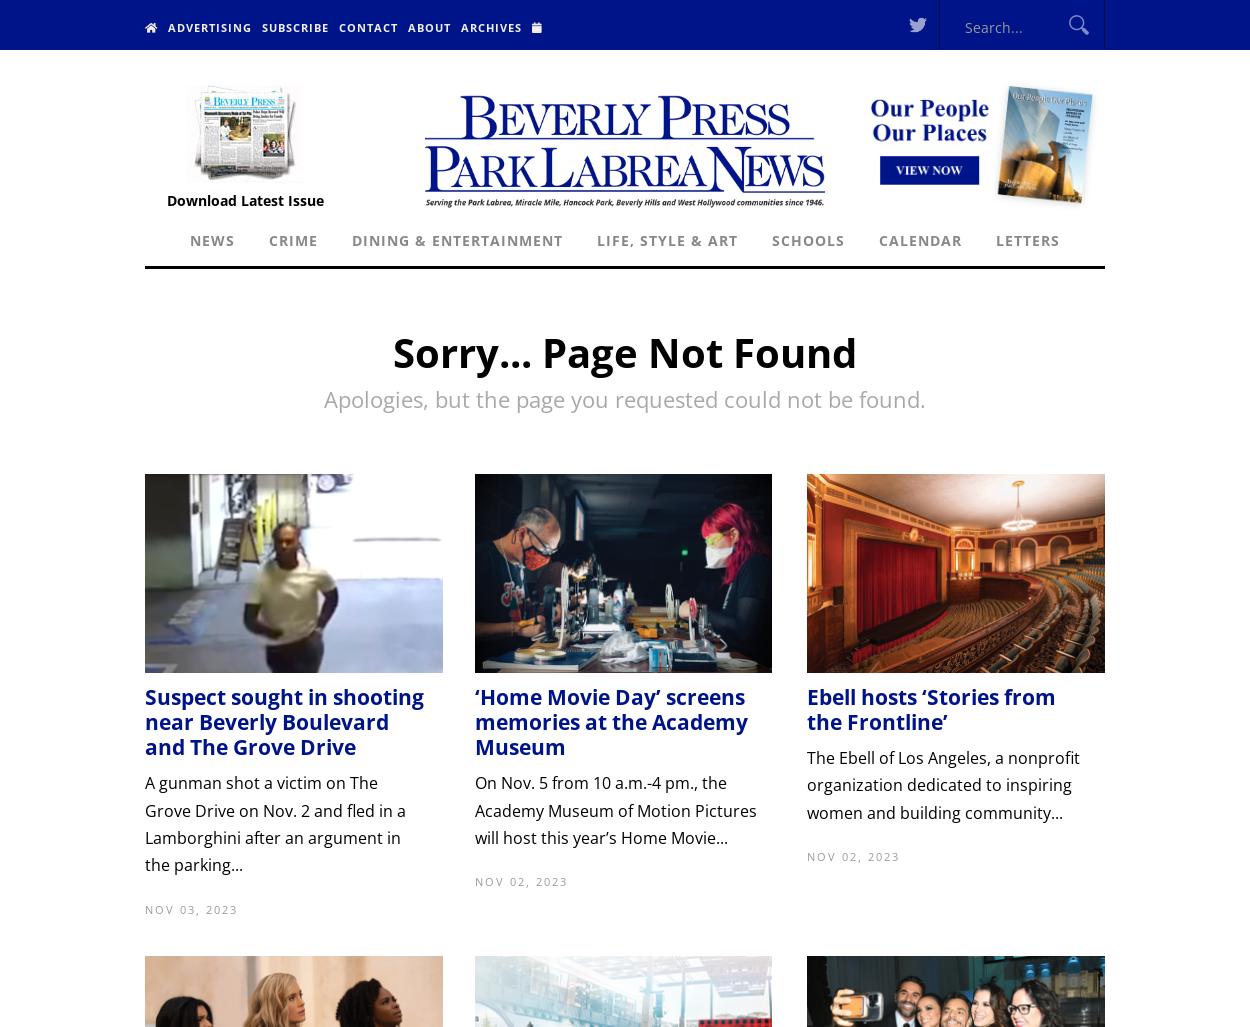 This screenshot has height=1027, width=1250. Describe the element at coordinates (351, 240) in the screenshot. I see `'Dining & Entertainment'` at that location.